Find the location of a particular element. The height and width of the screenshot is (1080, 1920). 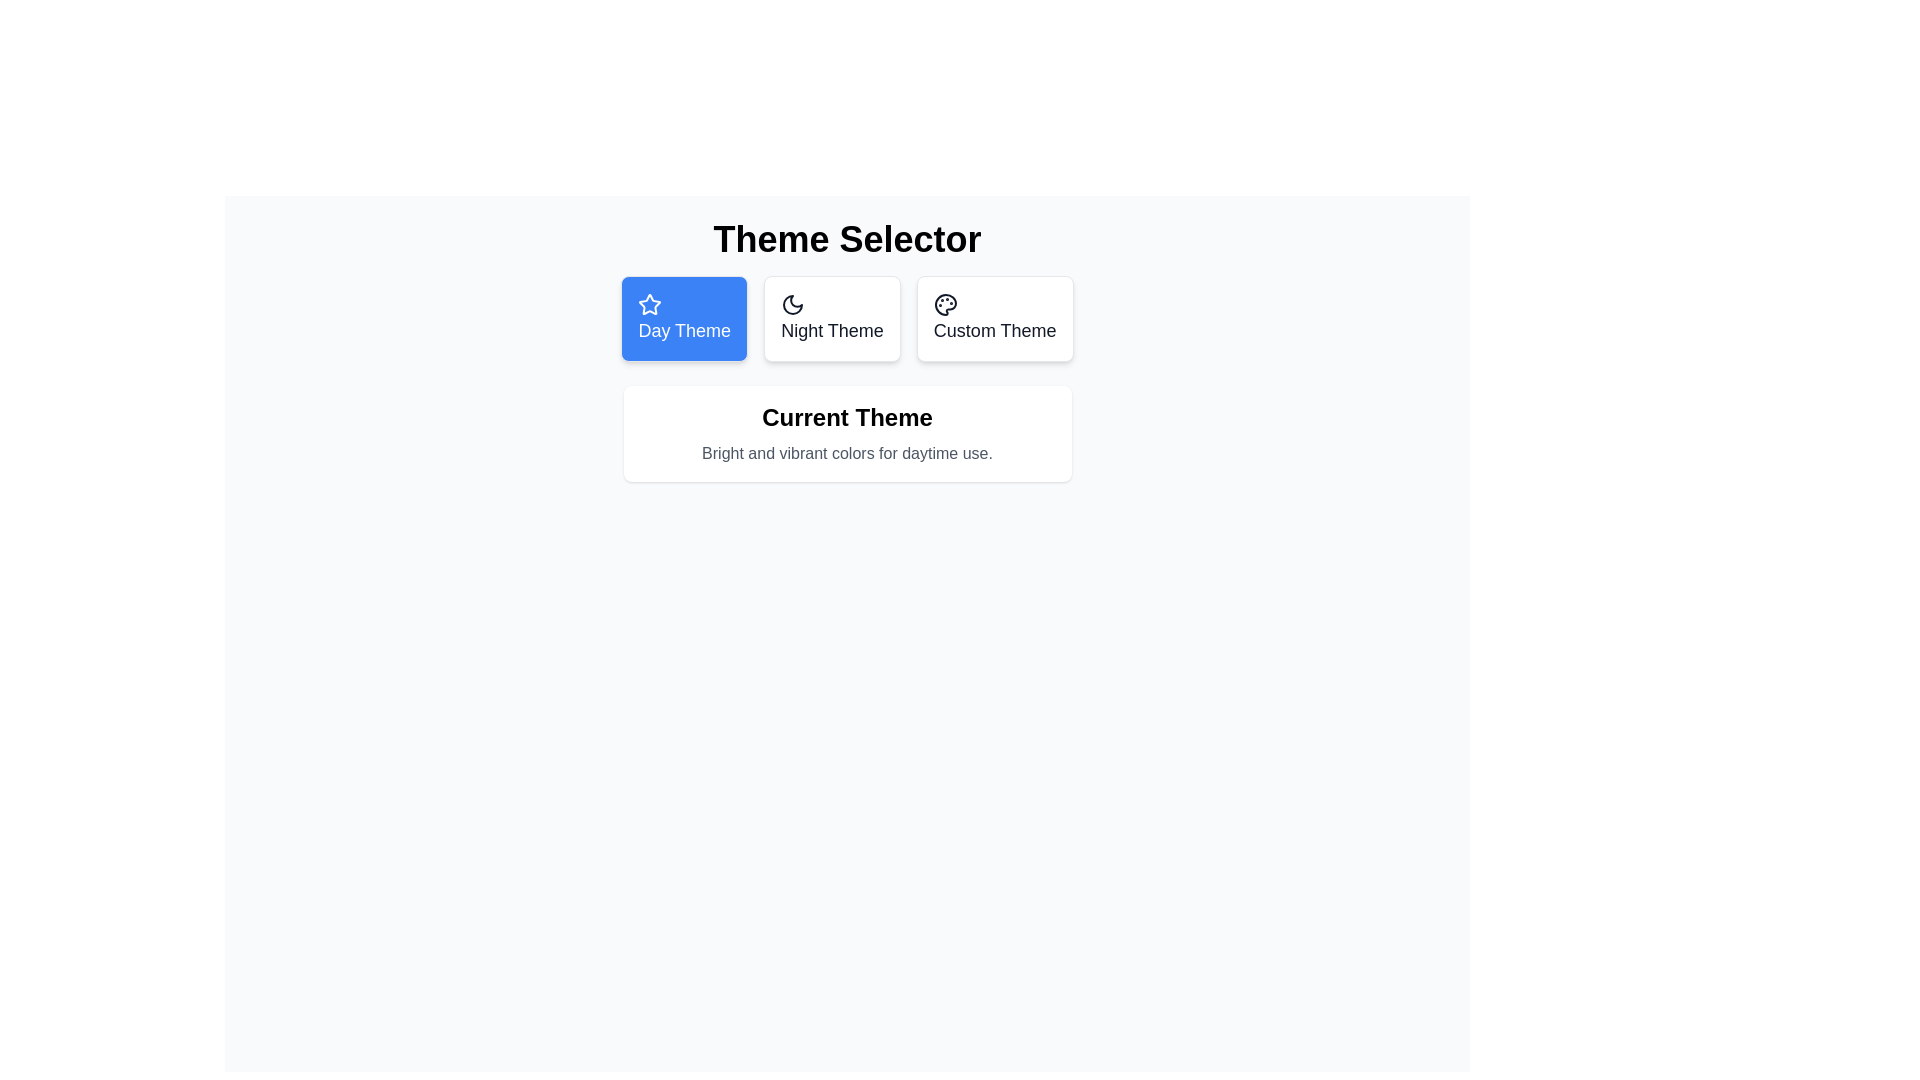

the theme by clicking on the corresponding button for Day Theme is located at coordinates (684, 318).